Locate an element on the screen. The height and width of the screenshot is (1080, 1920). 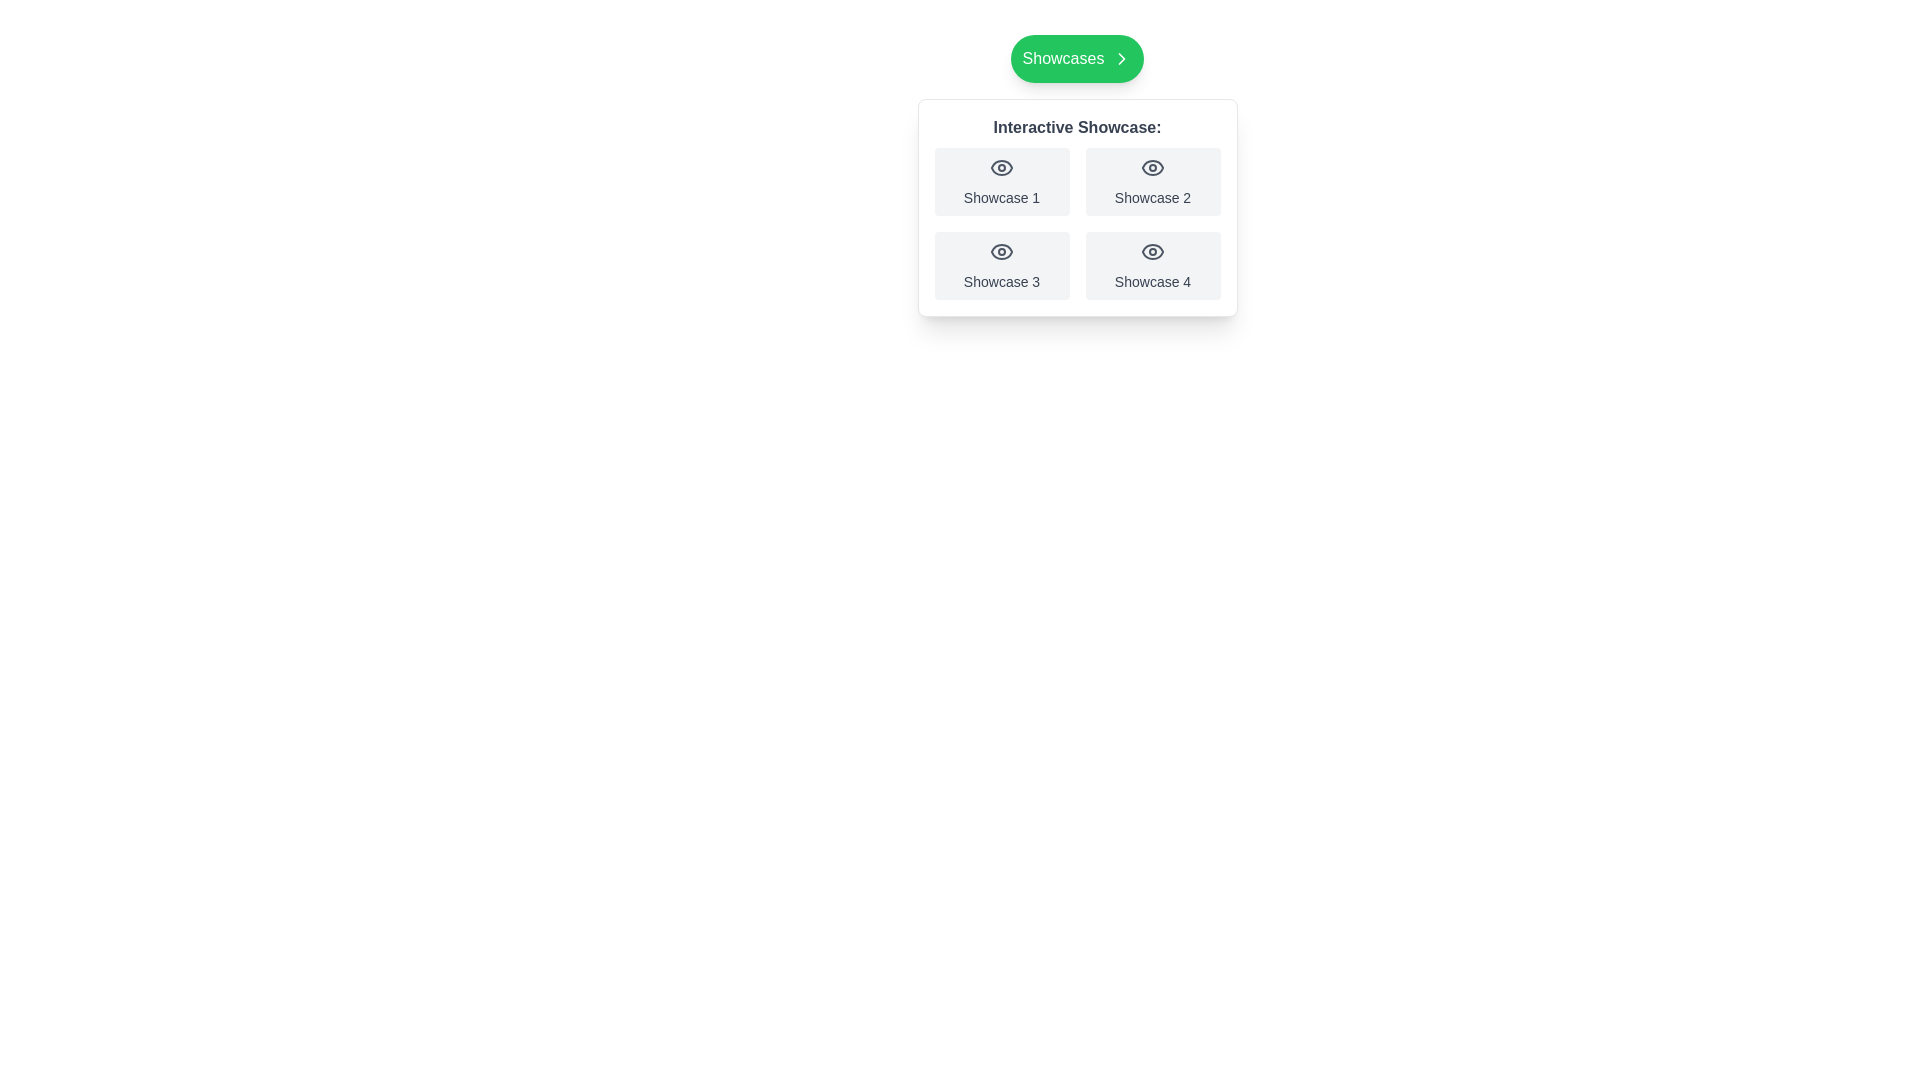
the selectable card located in the bottom-right cell of a 2x2 grid layout under the heading 'Interactive Showcase:' is located at coordinates (1152, 265).